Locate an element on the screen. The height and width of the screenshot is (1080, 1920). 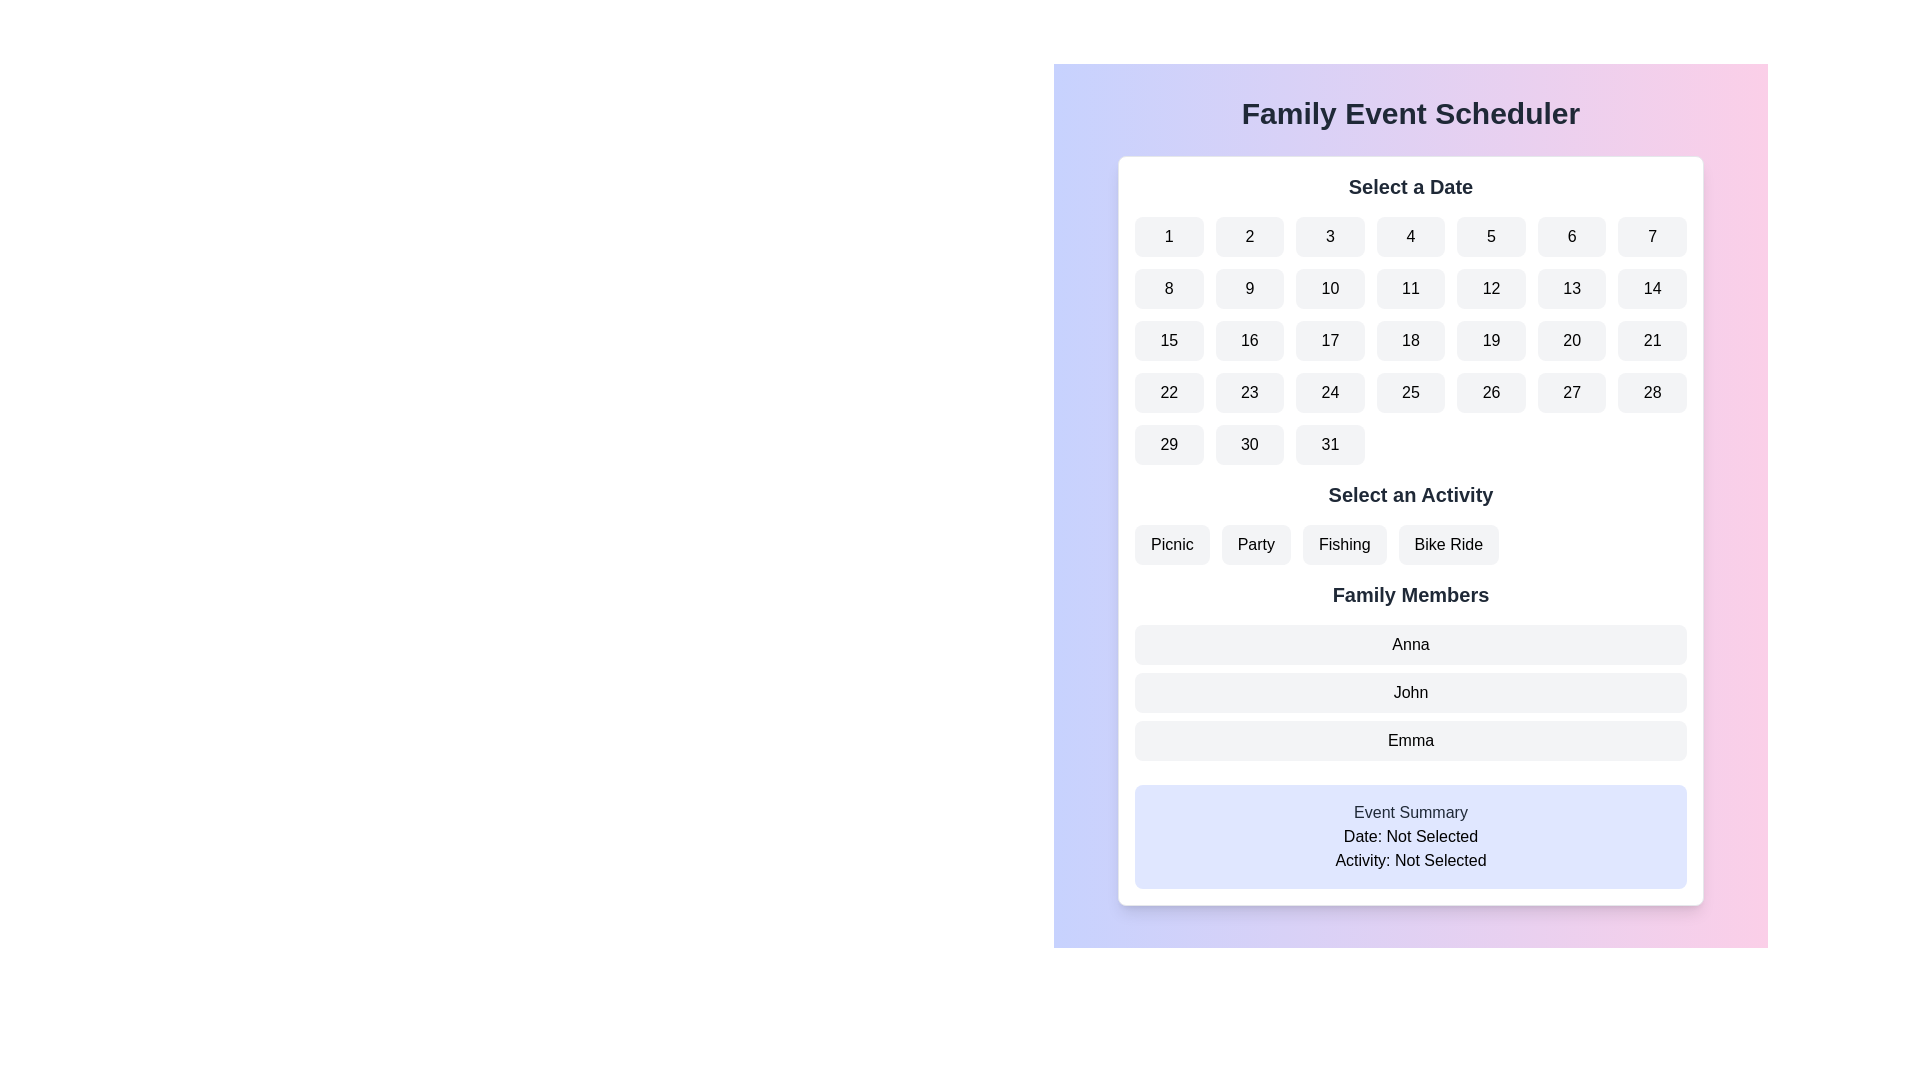
the date selector grid cell located below the 'Select a Date' title is located at coordinates (1410, 339).